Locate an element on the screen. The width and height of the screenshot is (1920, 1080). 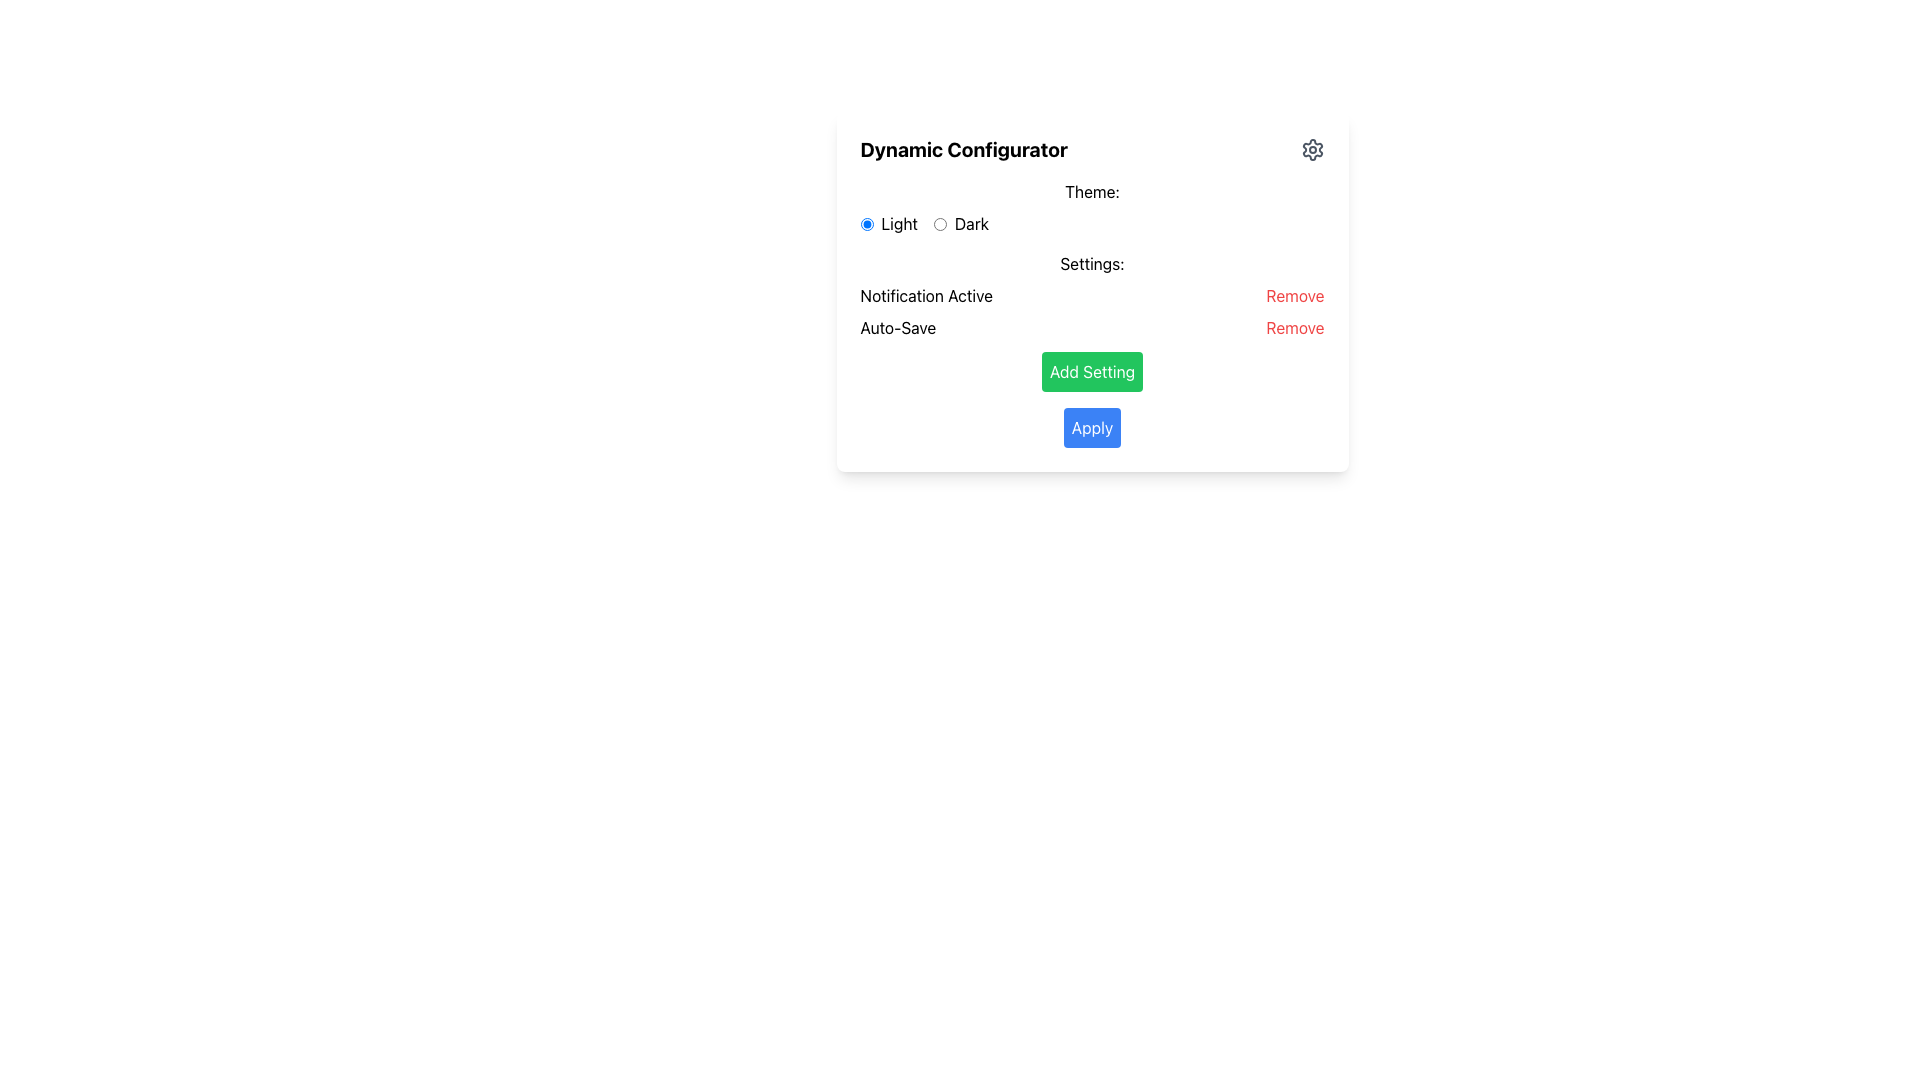
the label that describes the theme selection radio buttons, located above the 'Light' and 'Dark' options is located at coordinates (1091, 192).